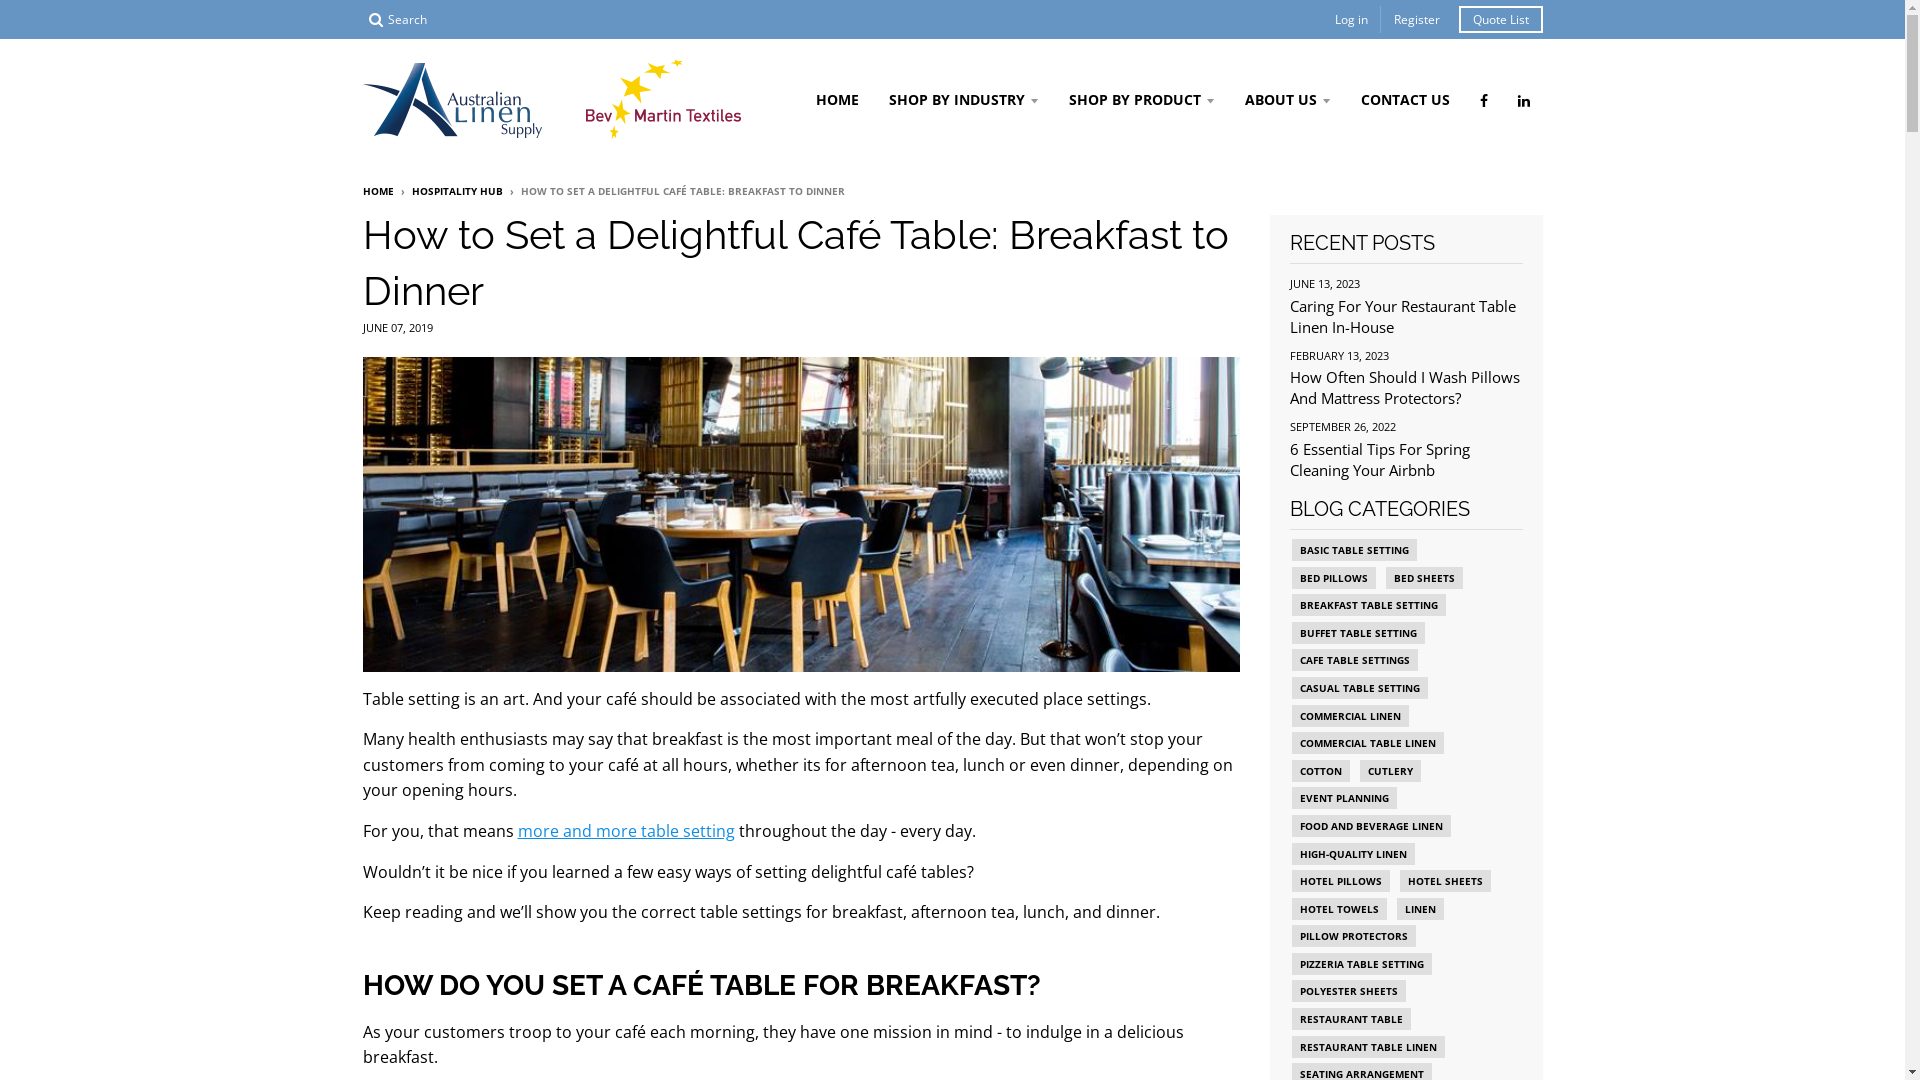 This screenshot has height=1080, width=1920. What do you see at coordinates (625, 830) in the screenshot?
I see `'more and more table setting'` at bounding box center [625, 830].